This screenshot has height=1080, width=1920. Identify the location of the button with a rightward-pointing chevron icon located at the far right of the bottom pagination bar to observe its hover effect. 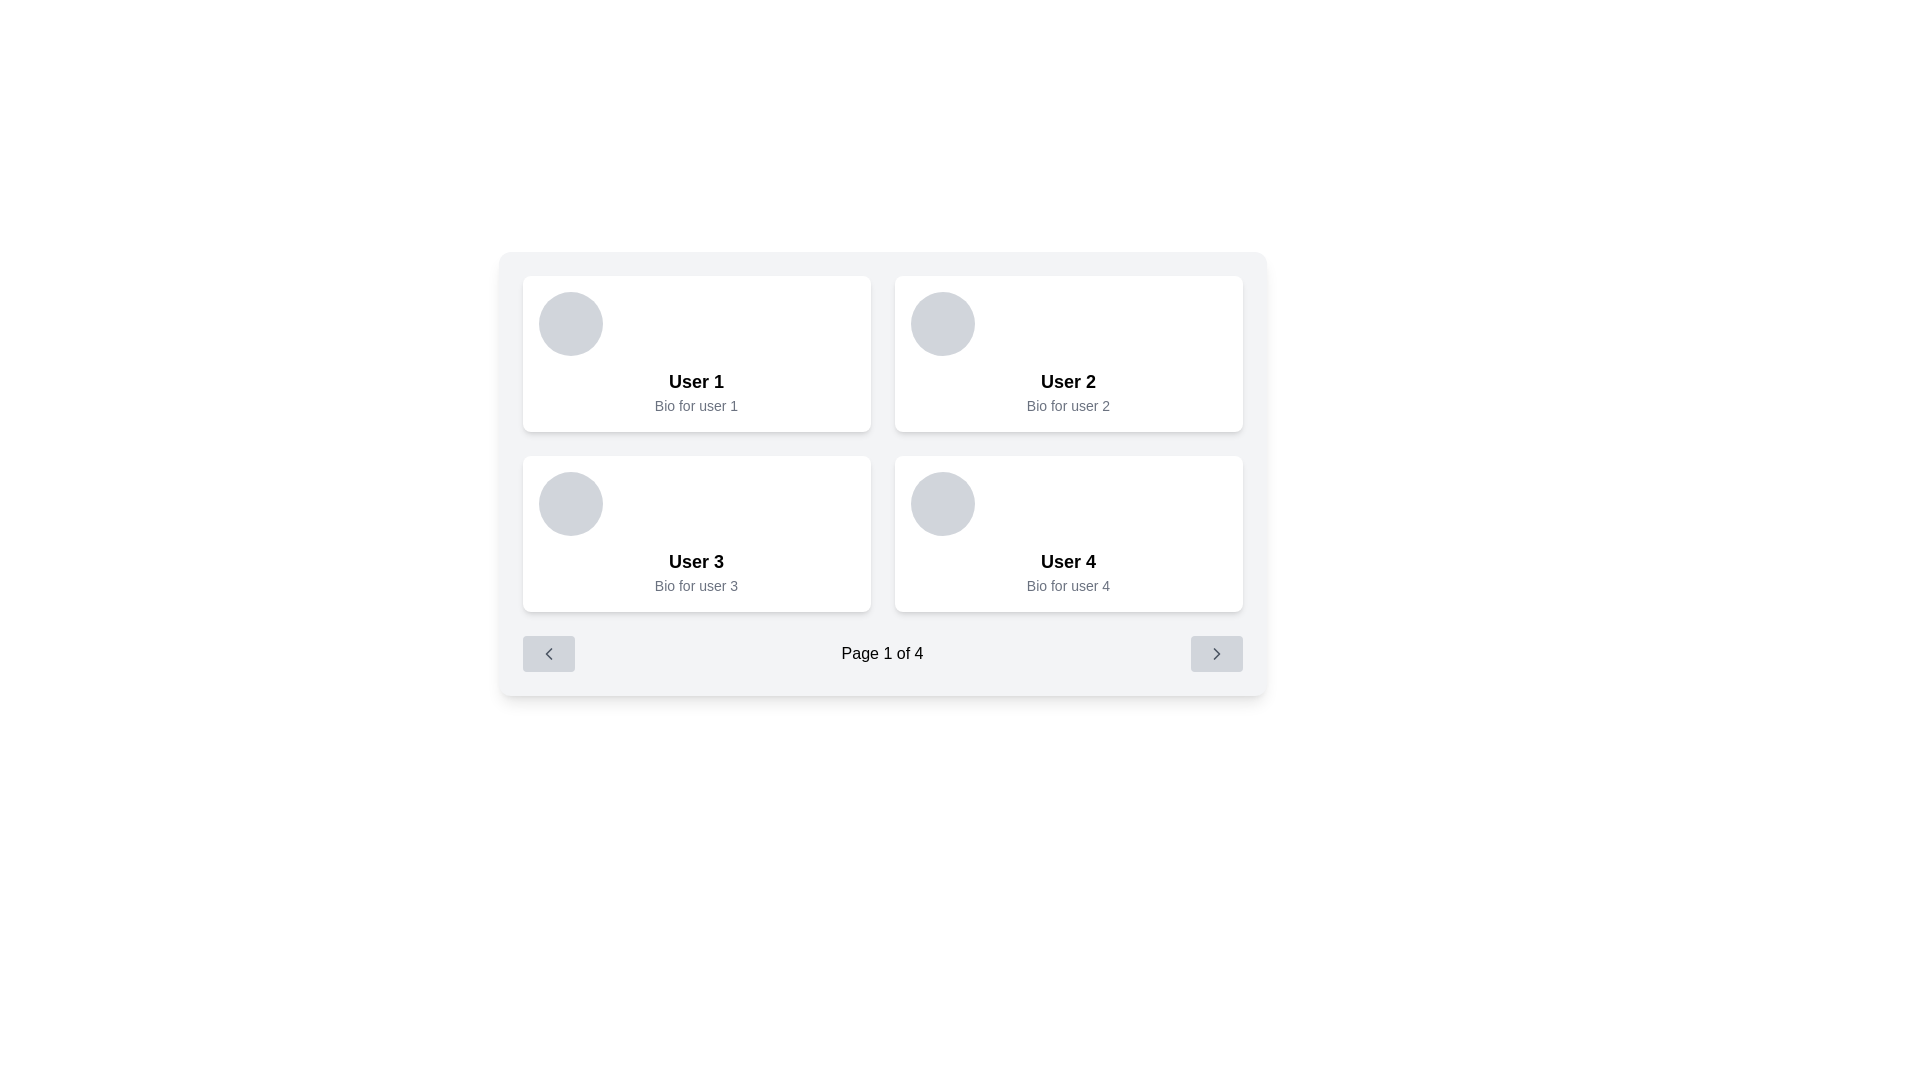
(1215, 654).